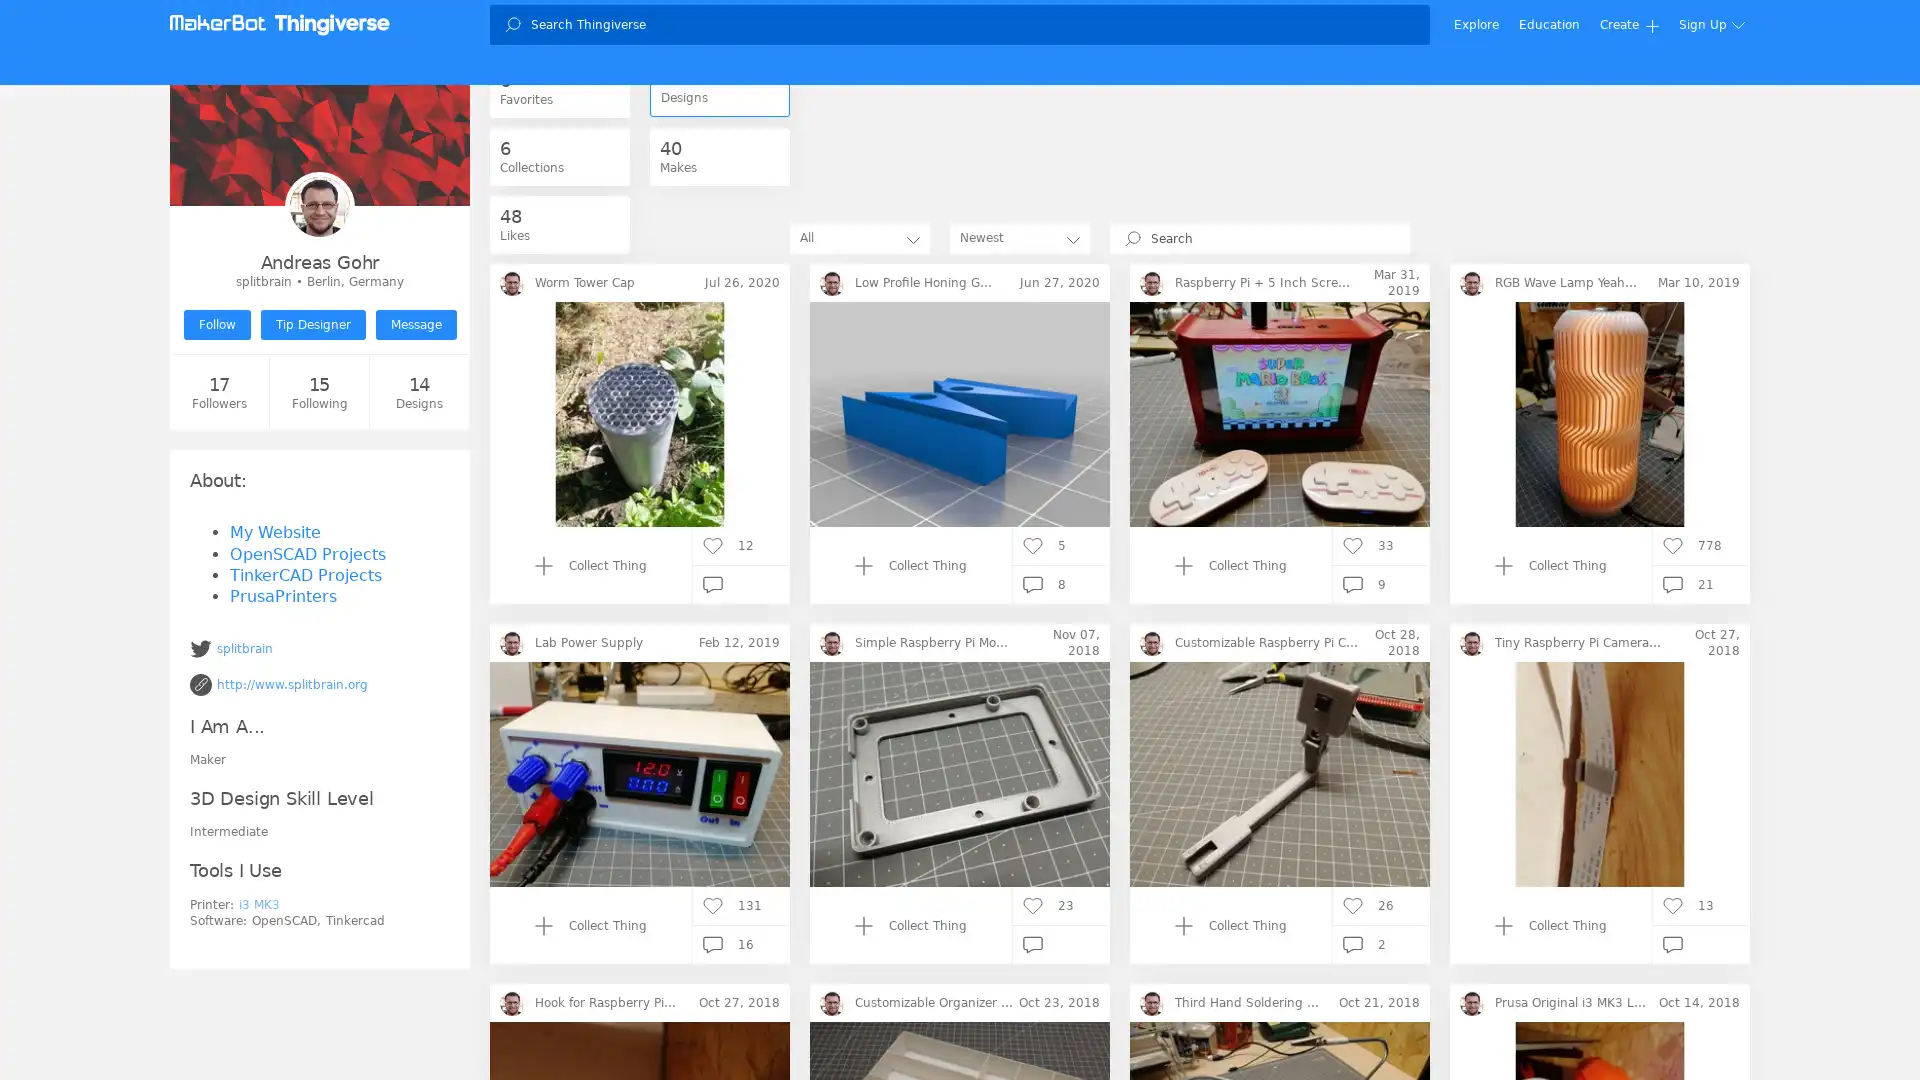 The image size is (1920, 1080). What do you see at coordinates (216, 323) in the screenshot?
I see `Follow` at bounding box center [216, 323].